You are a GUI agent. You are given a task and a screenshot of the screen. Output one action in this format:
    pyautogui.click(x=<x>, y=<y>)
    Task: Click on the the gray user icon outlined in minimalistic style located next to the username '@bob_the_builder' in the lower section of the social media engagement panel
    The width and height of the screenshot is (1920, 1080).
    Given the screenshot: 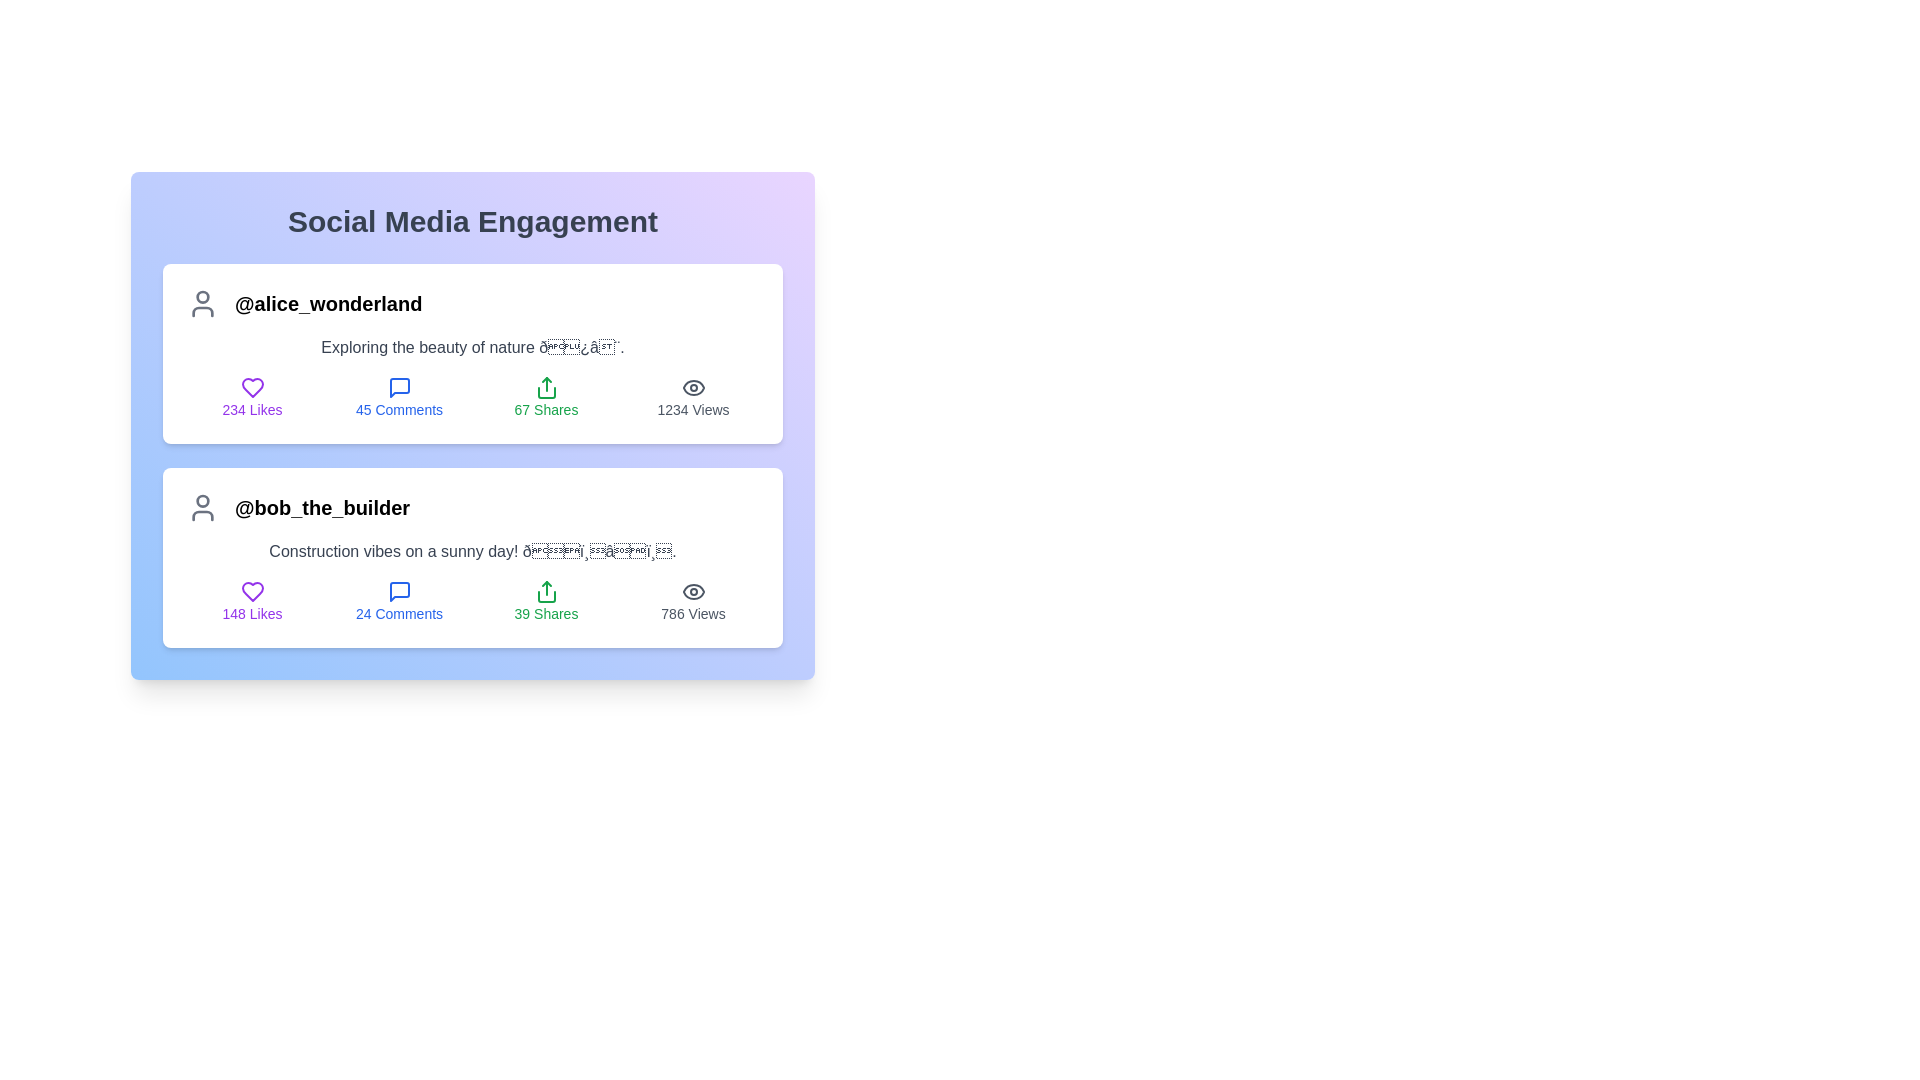 What is the action you would take?
    pyautogui.click(x=202, y=507)
    